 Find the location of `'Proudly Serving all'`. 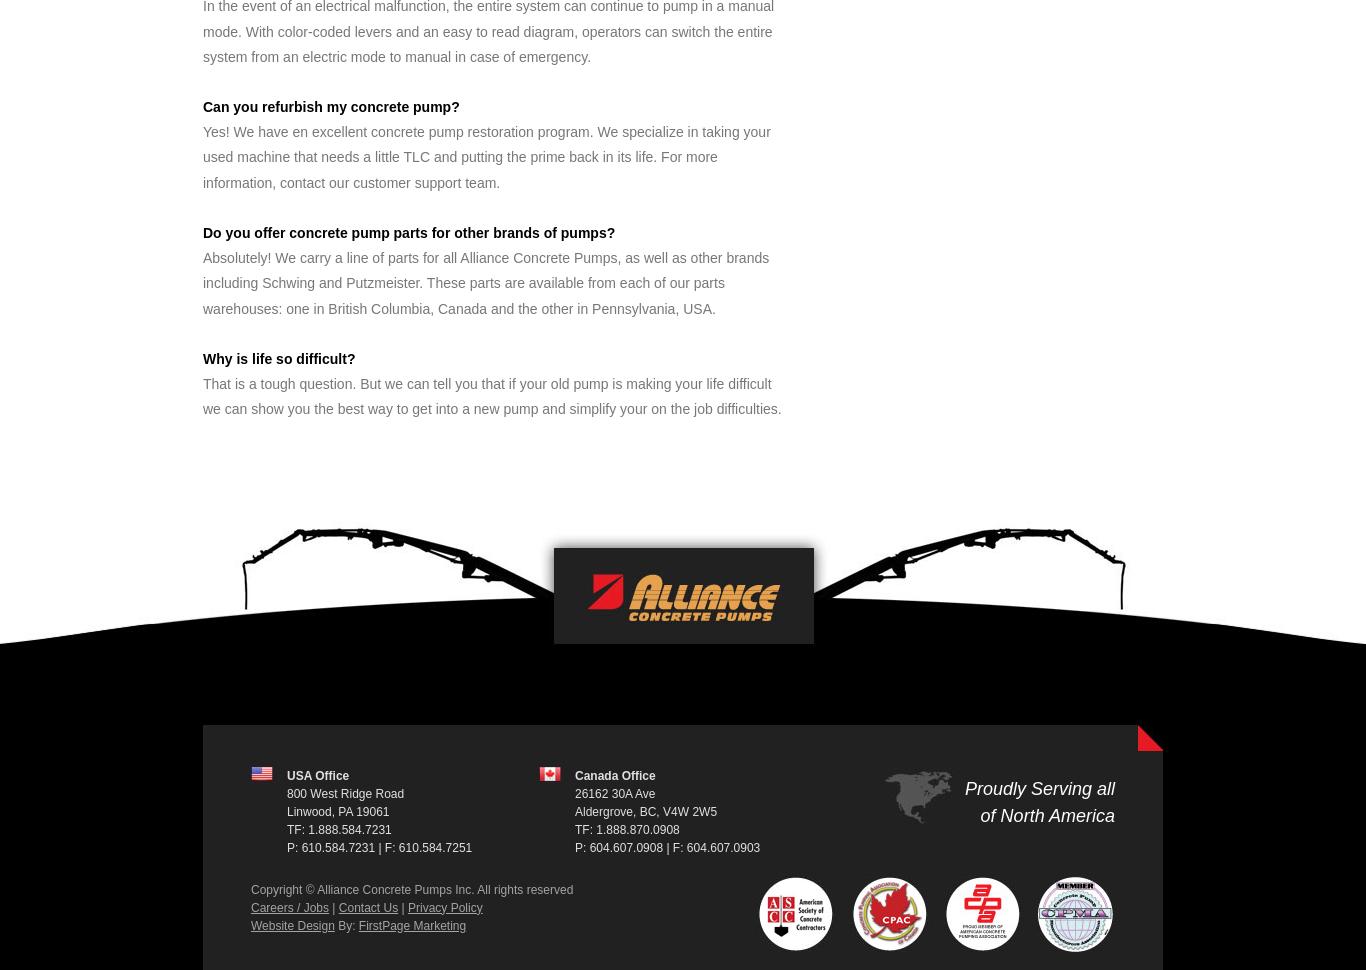

'Proudly Serving all' is located at coordinates (1038, 788).